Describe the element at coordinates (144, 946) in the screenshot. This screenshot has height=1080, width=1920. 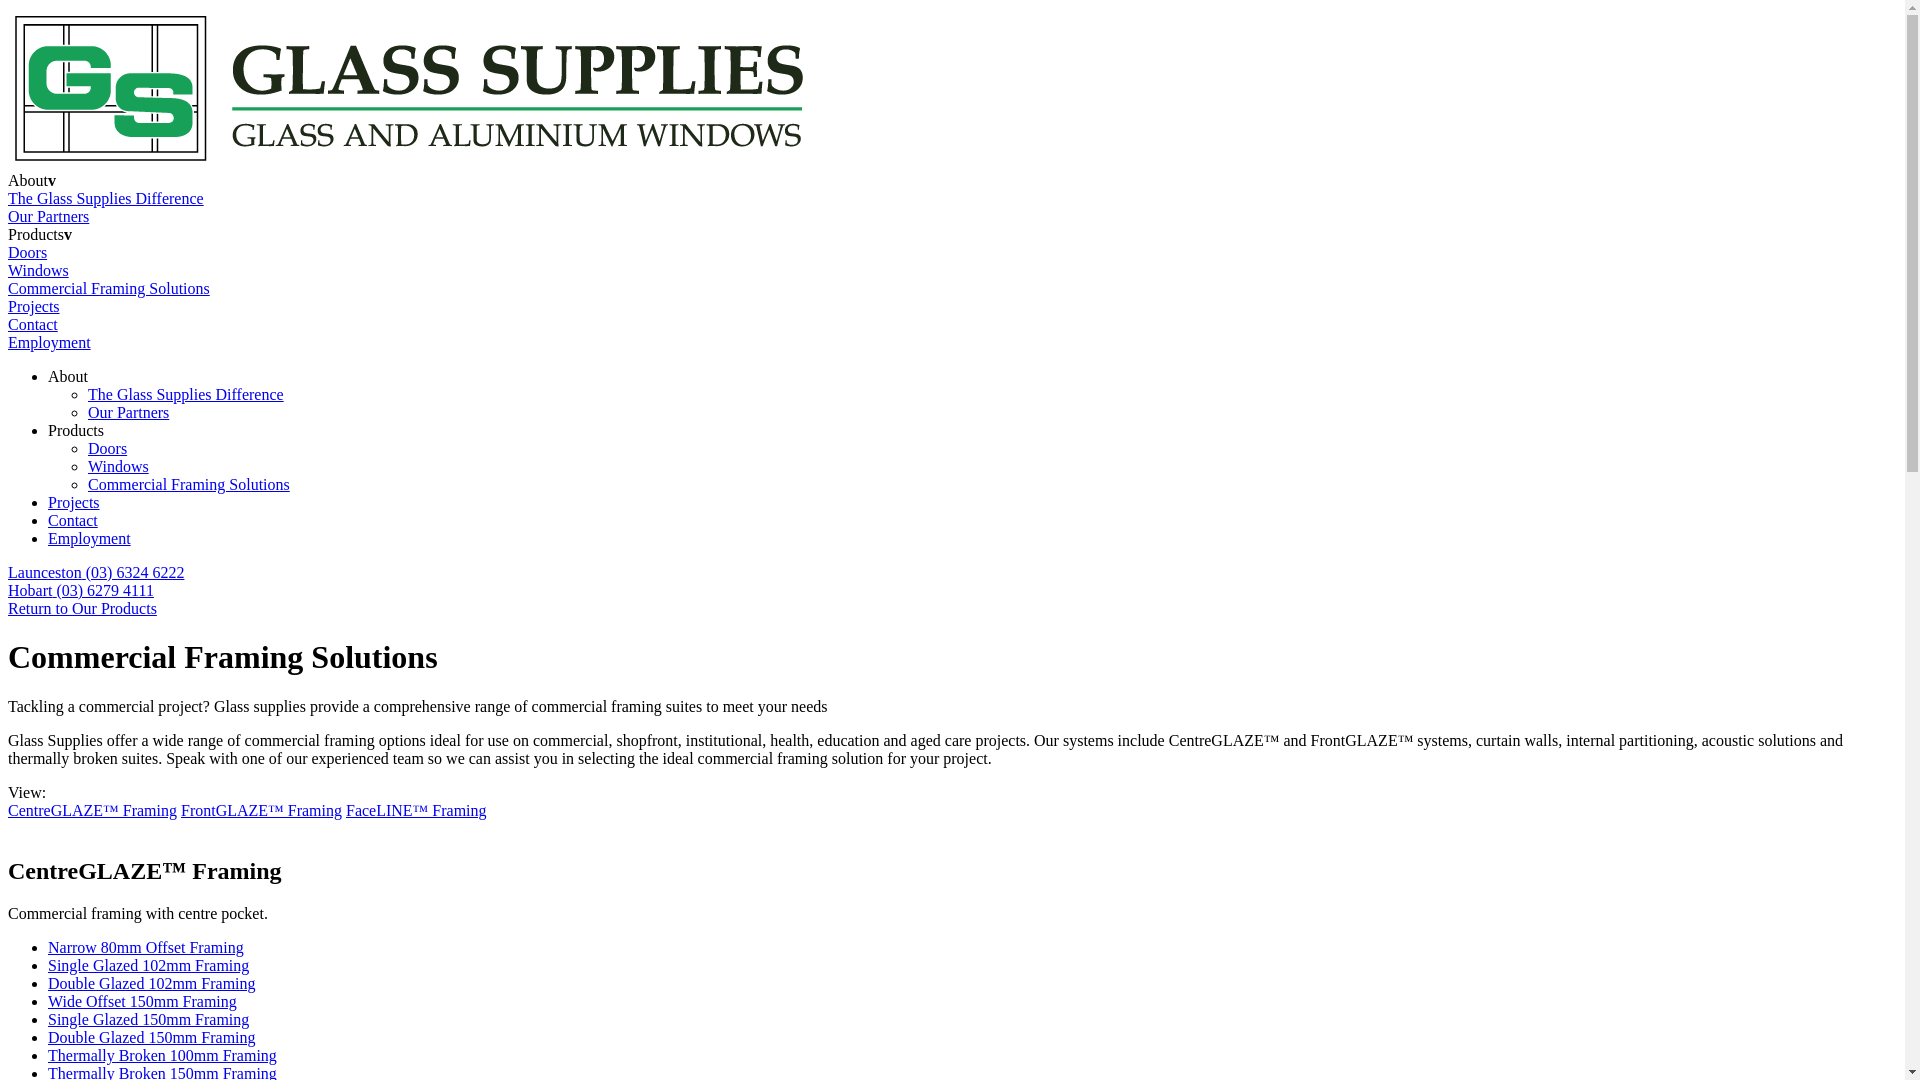
I see `'Narrow 80mm Offset Framing'` at that location.